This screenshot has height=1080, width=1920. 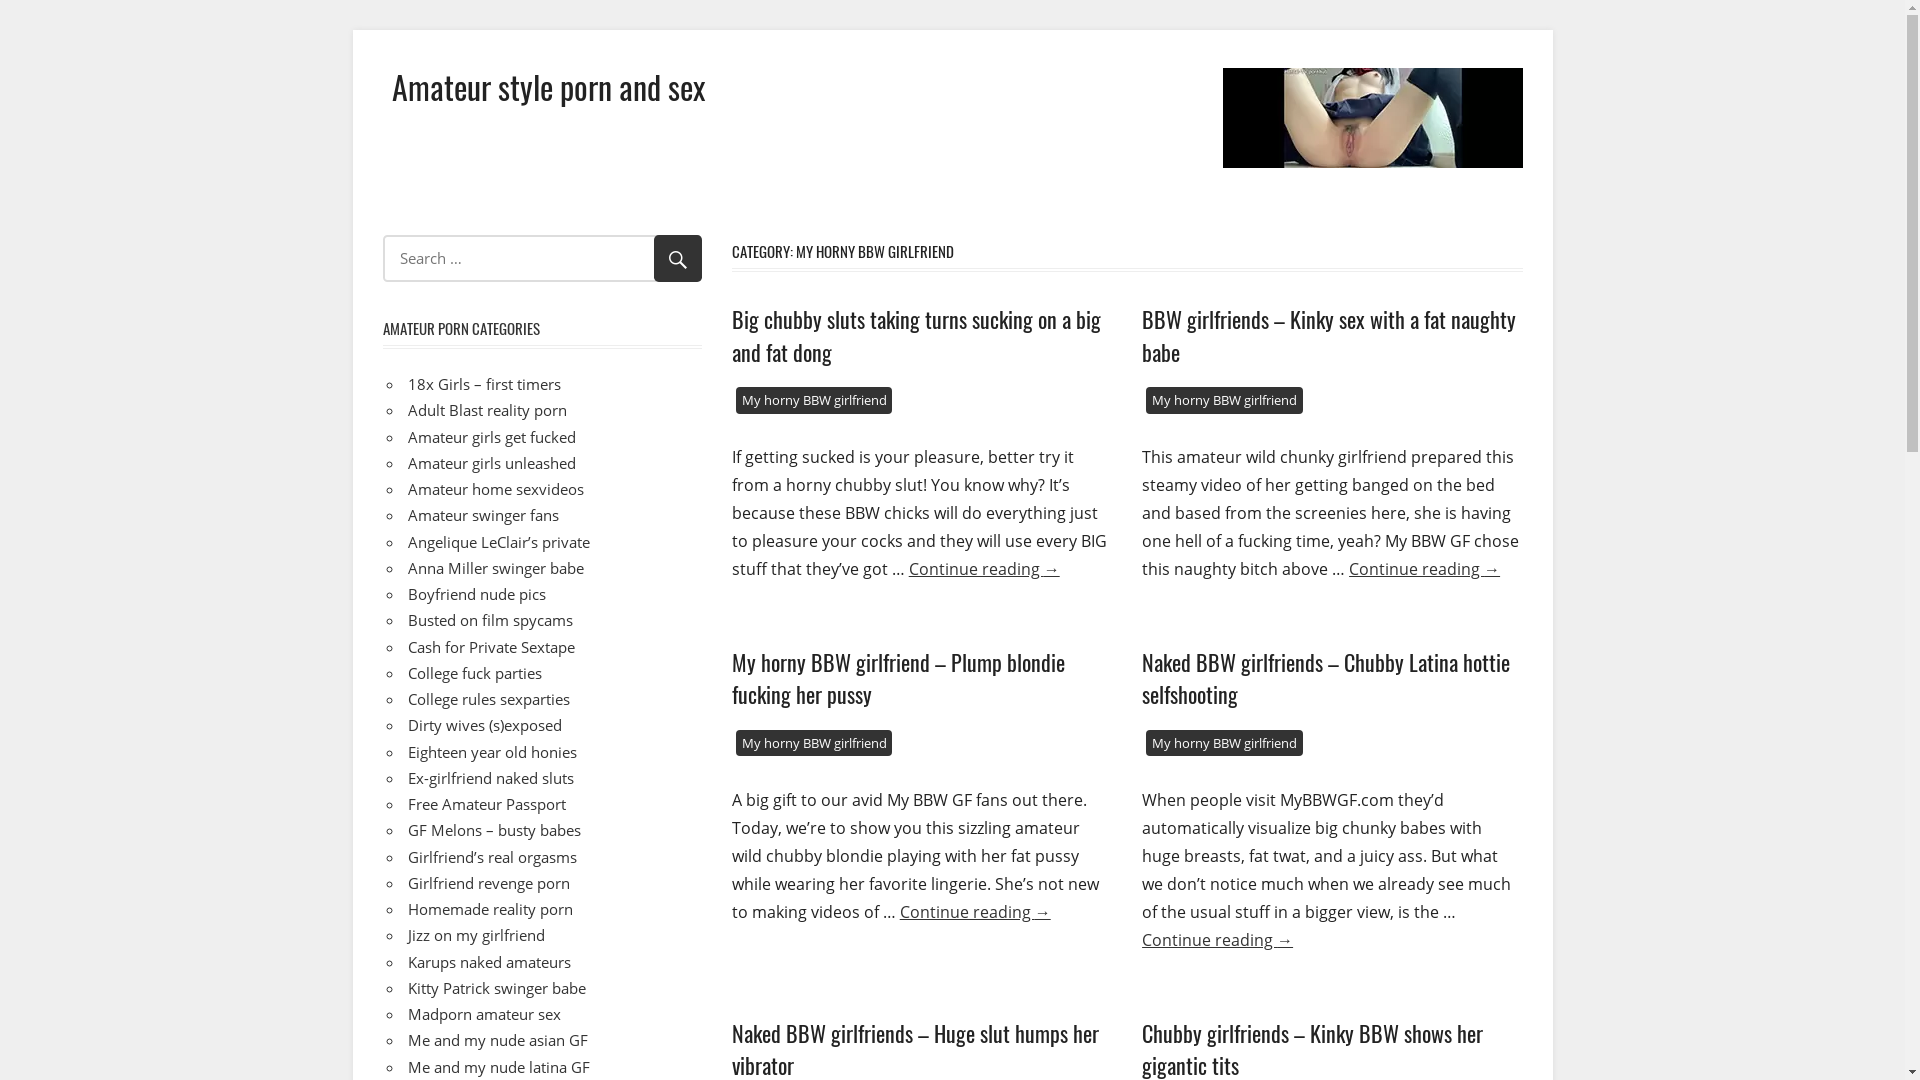 What do you see at coordinates (407, 752) in the screenshot?
I see `'Eighteen year old honies'` at bounding box center [407, 752].